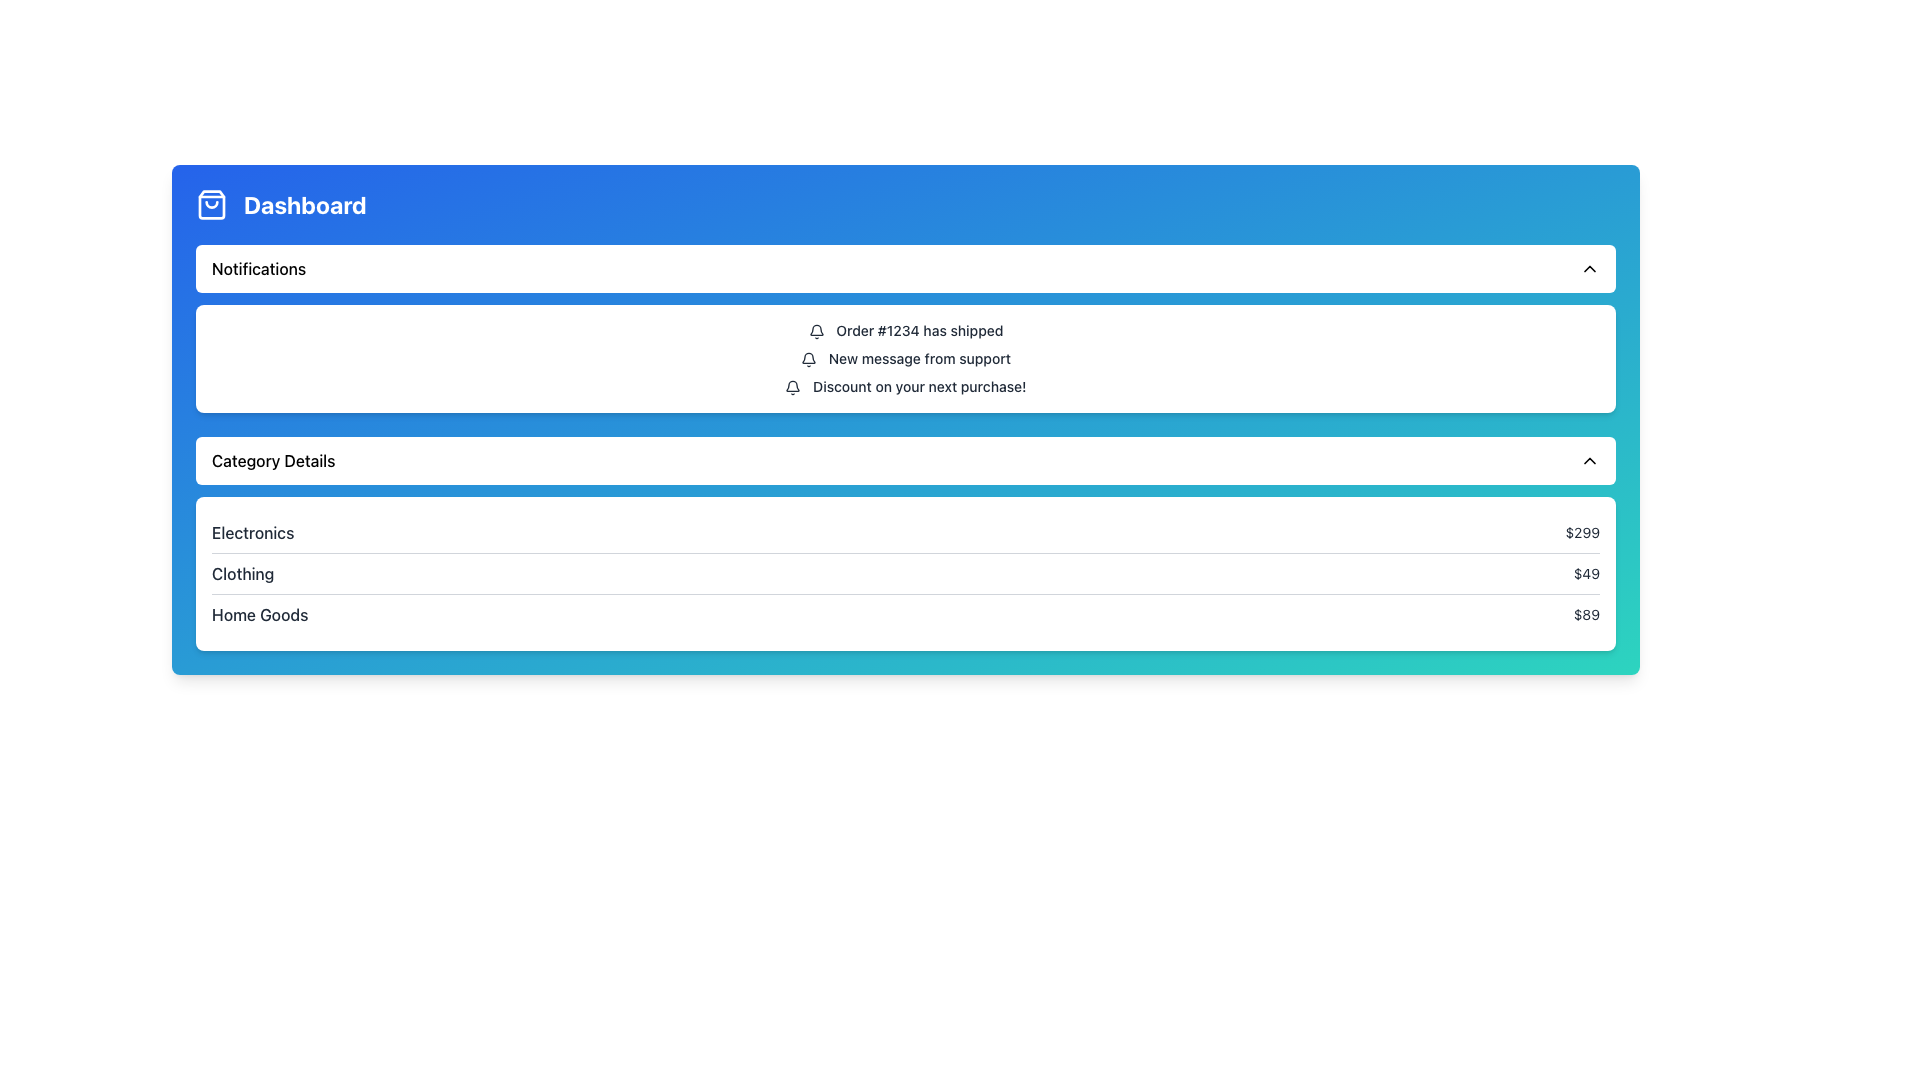 This screenshot has width=1920, height=1080. What do you see at coordinates (242, 574) in the screenshot?
I see `the 'Clothing' text label in the 'Category Details' section, which is dark-colored and medium-sized, located towards the left end of the row` at bounding box center [242, 574].